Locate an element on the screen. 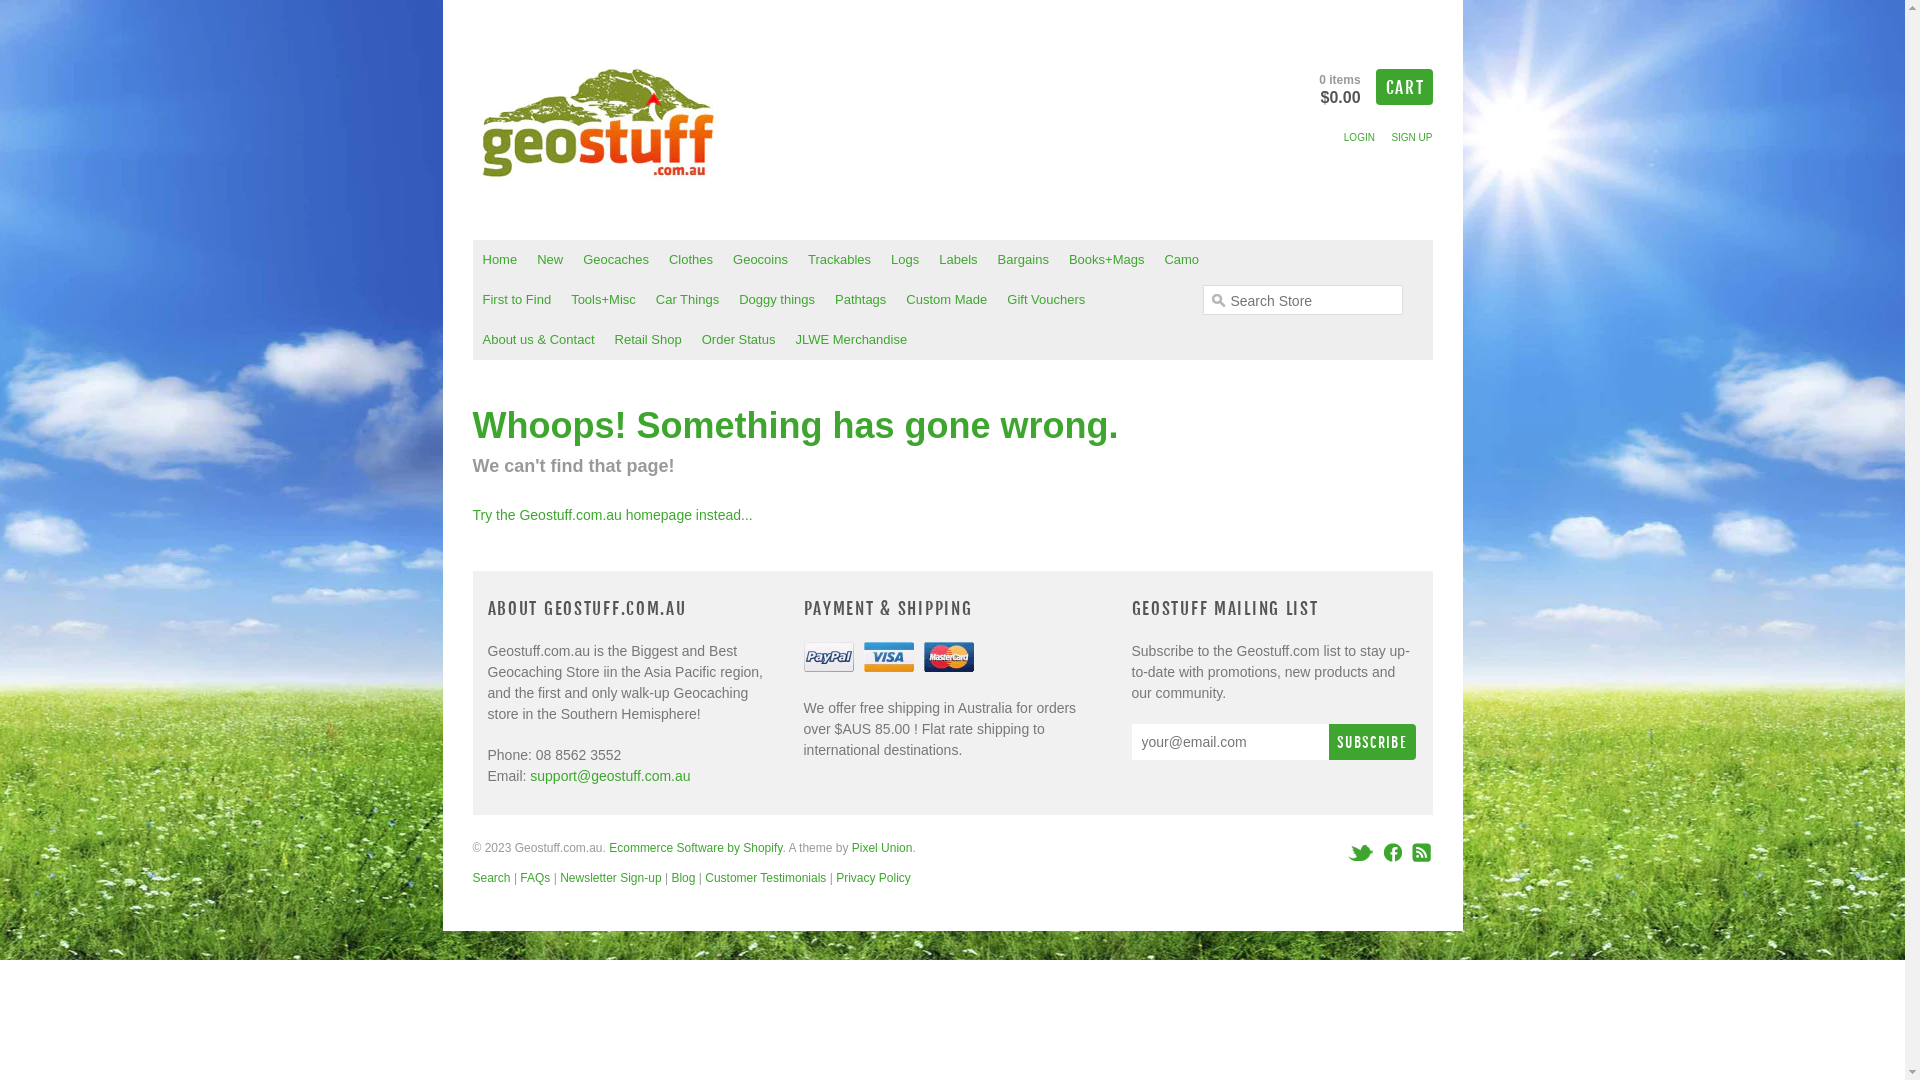  'New' is located at coordinates (550, 258).